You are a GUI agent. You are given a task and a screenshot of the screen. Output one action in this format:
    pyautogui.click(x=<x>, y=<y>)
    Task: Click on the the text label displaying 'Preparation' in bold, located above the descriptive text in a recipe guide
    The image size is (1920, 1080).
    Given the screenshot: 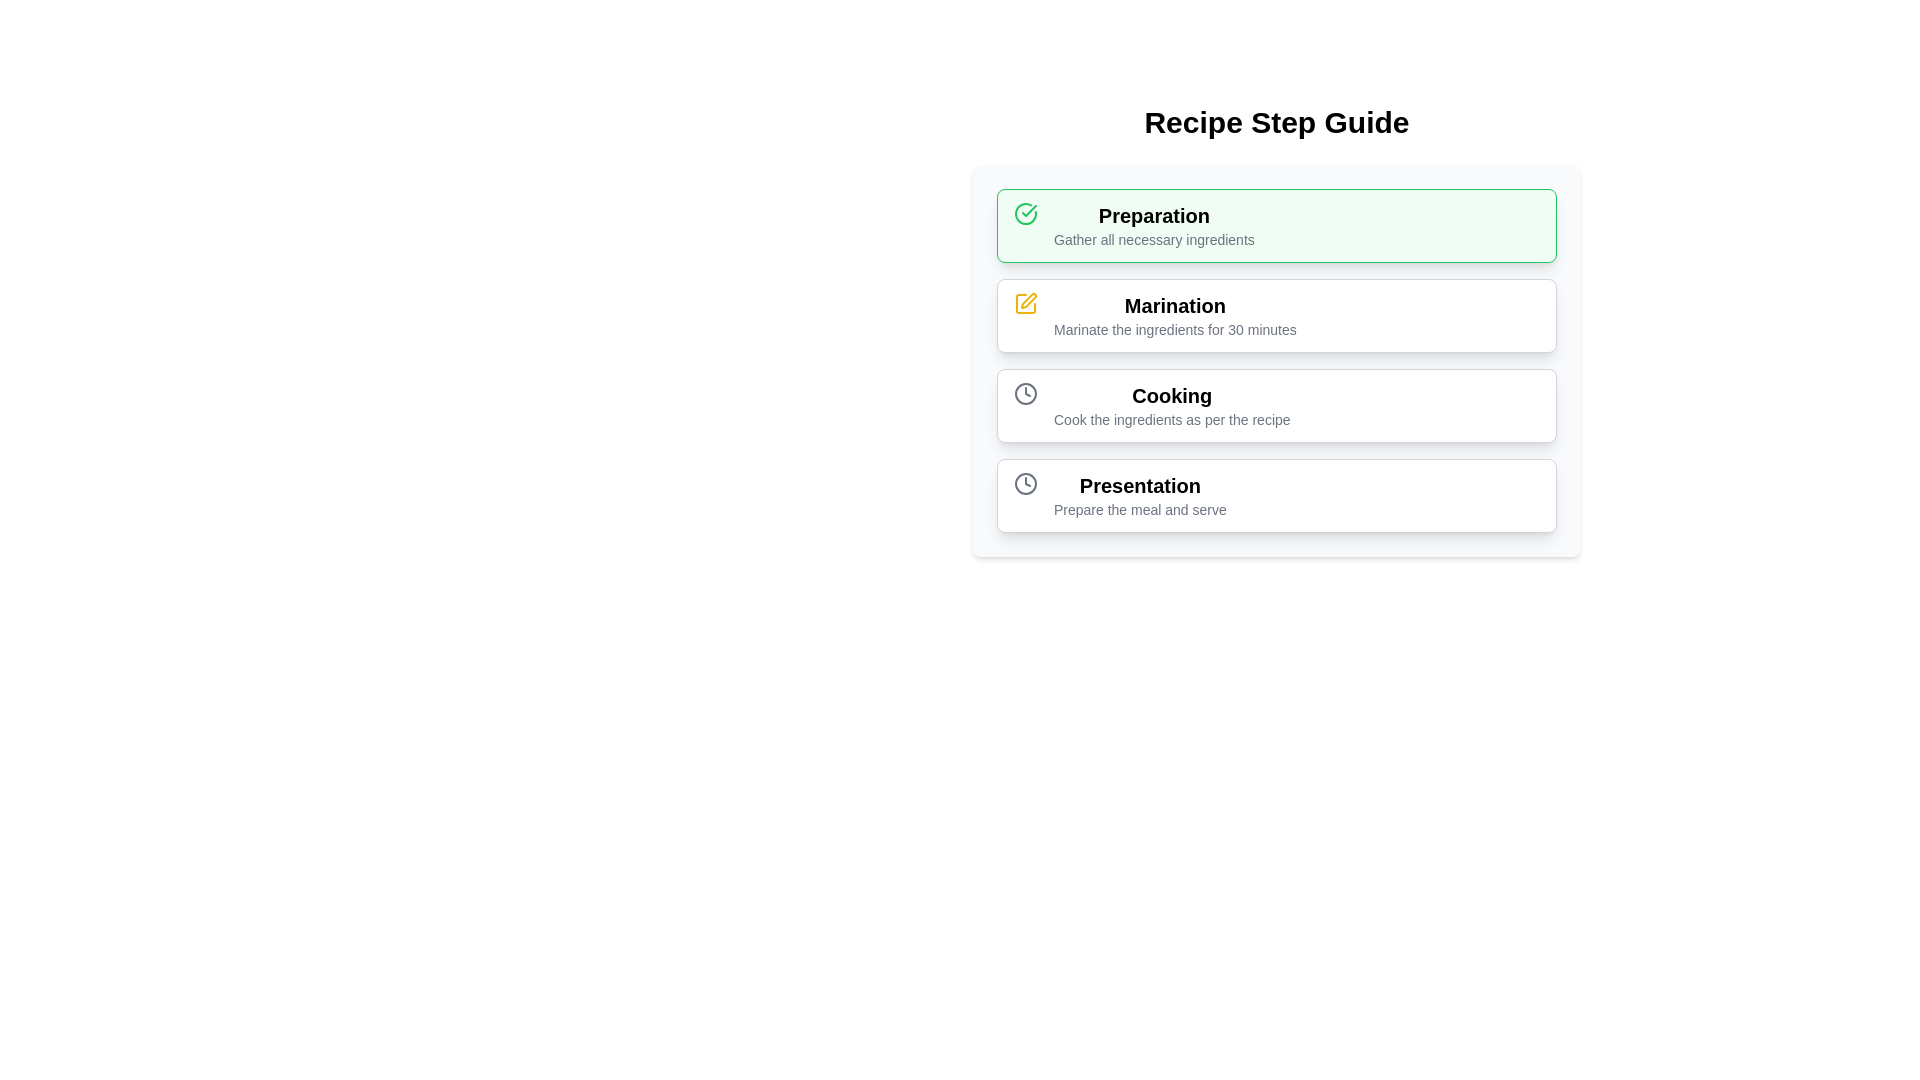 What is the action you would take?
    pyautogui.click(x=1154, y=216)
    